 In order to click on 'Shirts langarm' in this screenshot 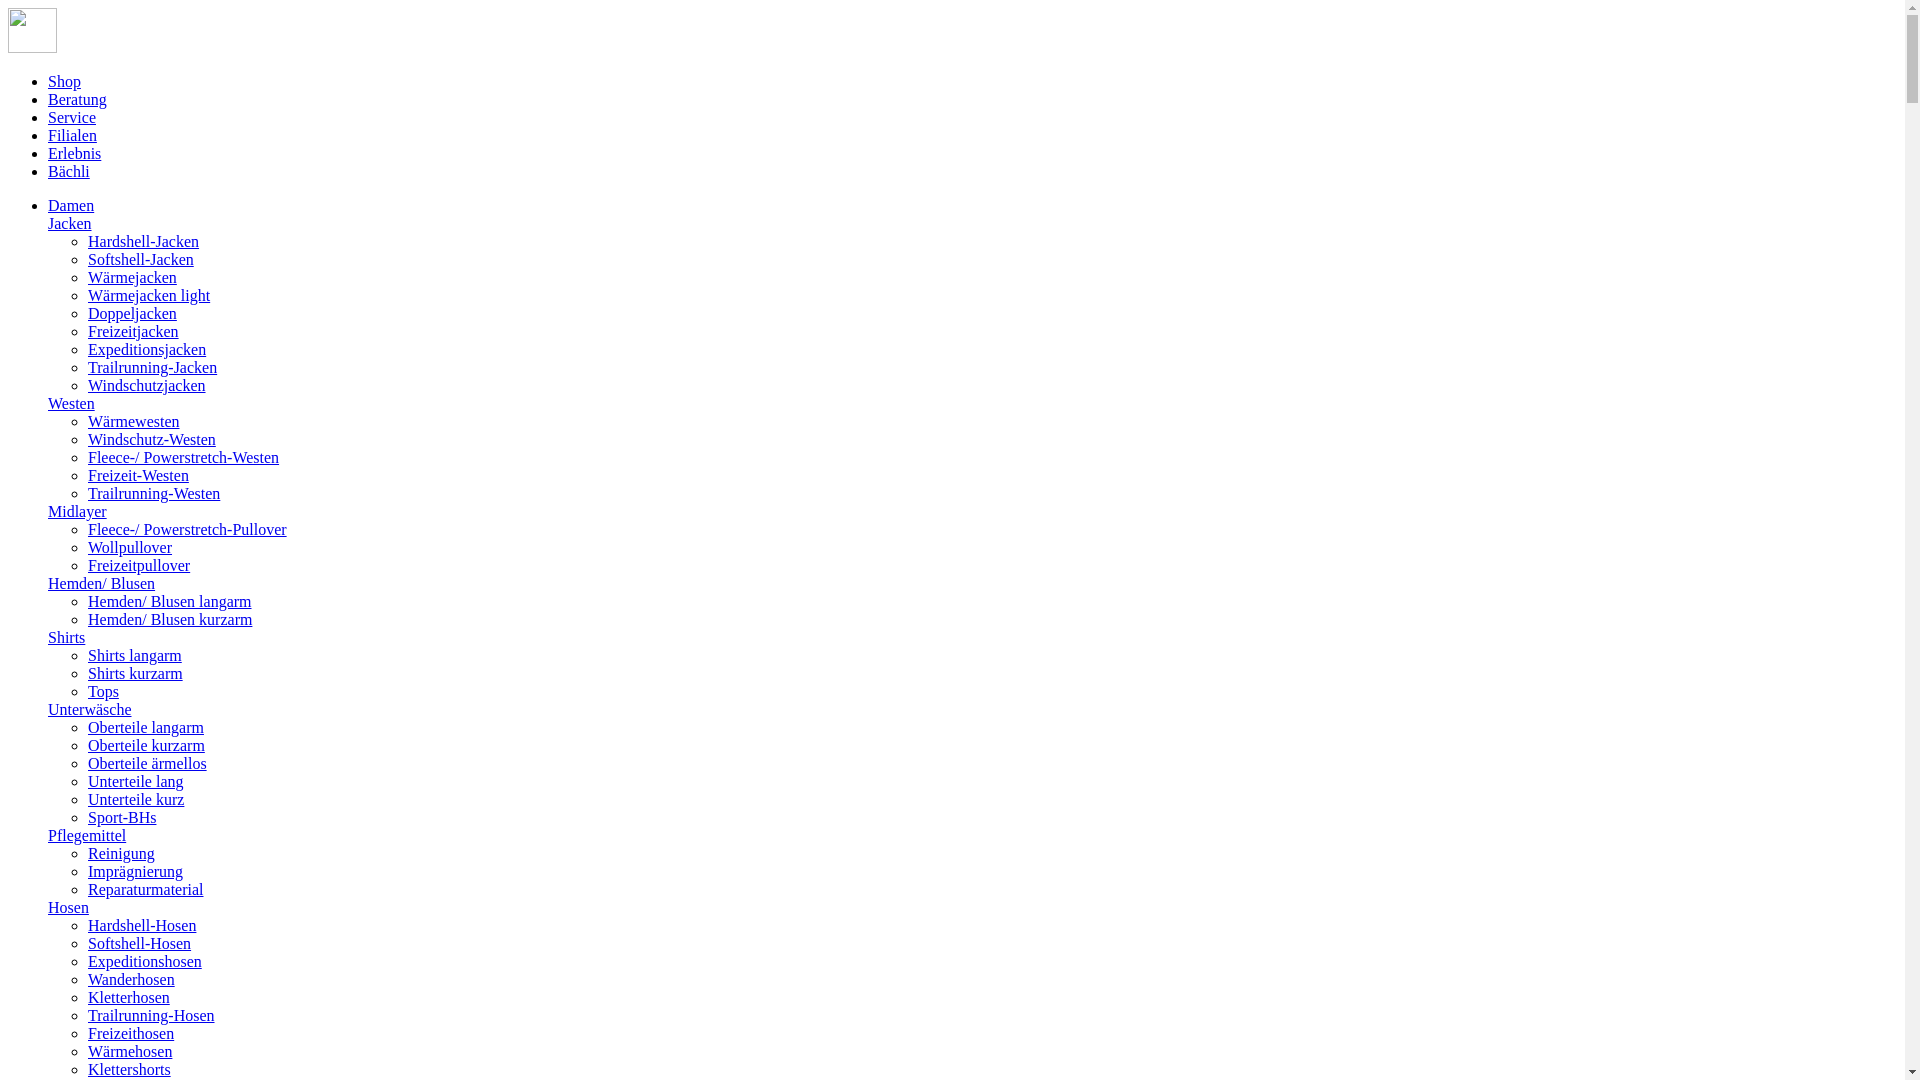, I will do `click(133, 655)`.